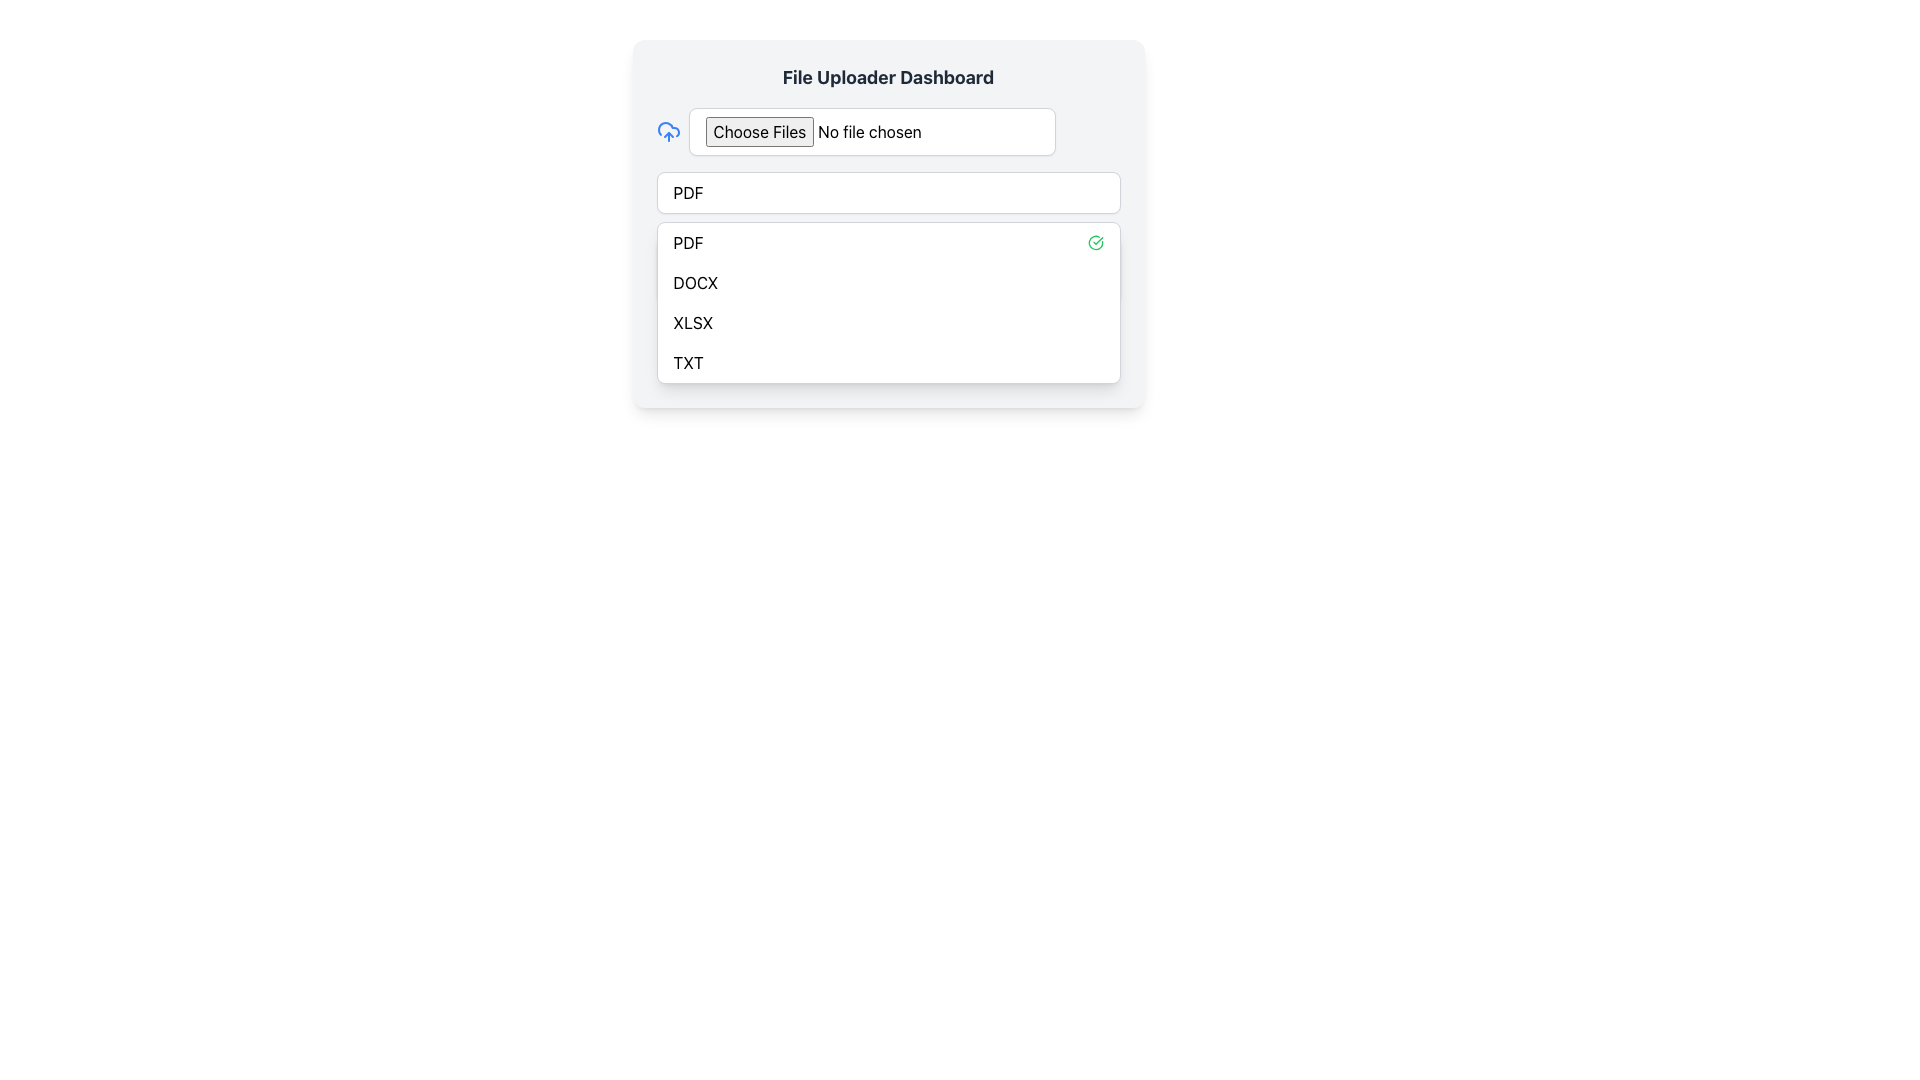 The height and width of the screenshot is (1080, 1920). Describe the element at coordinates (887, 242) in the screenshot. I see `the 'PDF' dropdown menu item` at that location.